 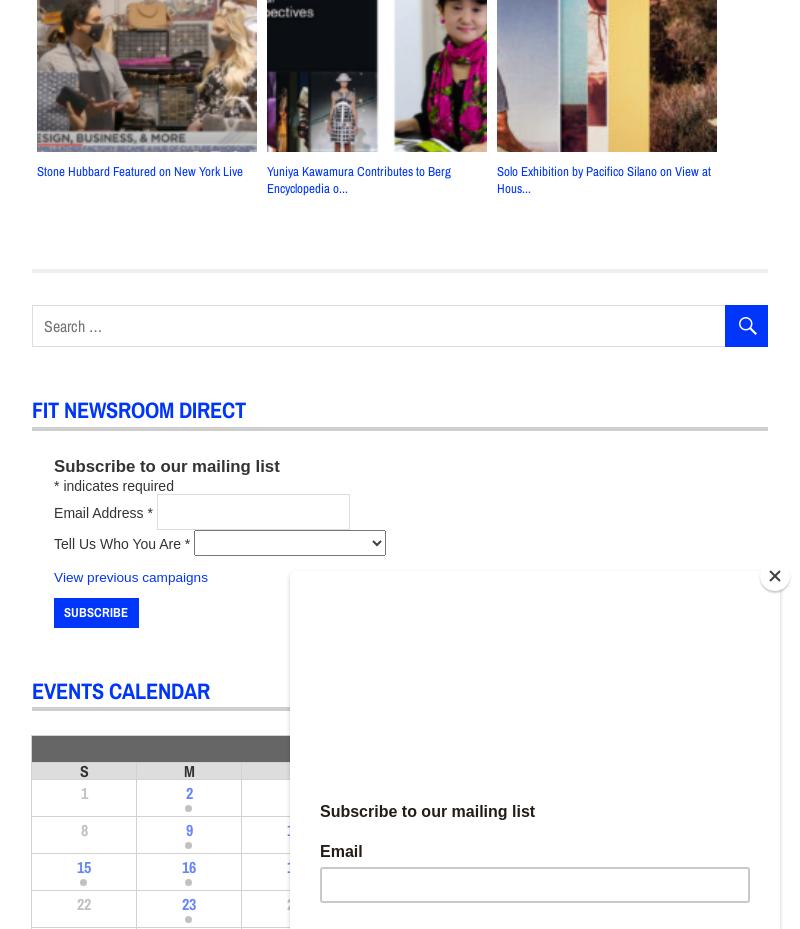 What do you see at coordinates (398, 769) in the screenshot?
I see `'W'` at bounding box center [398, 769].